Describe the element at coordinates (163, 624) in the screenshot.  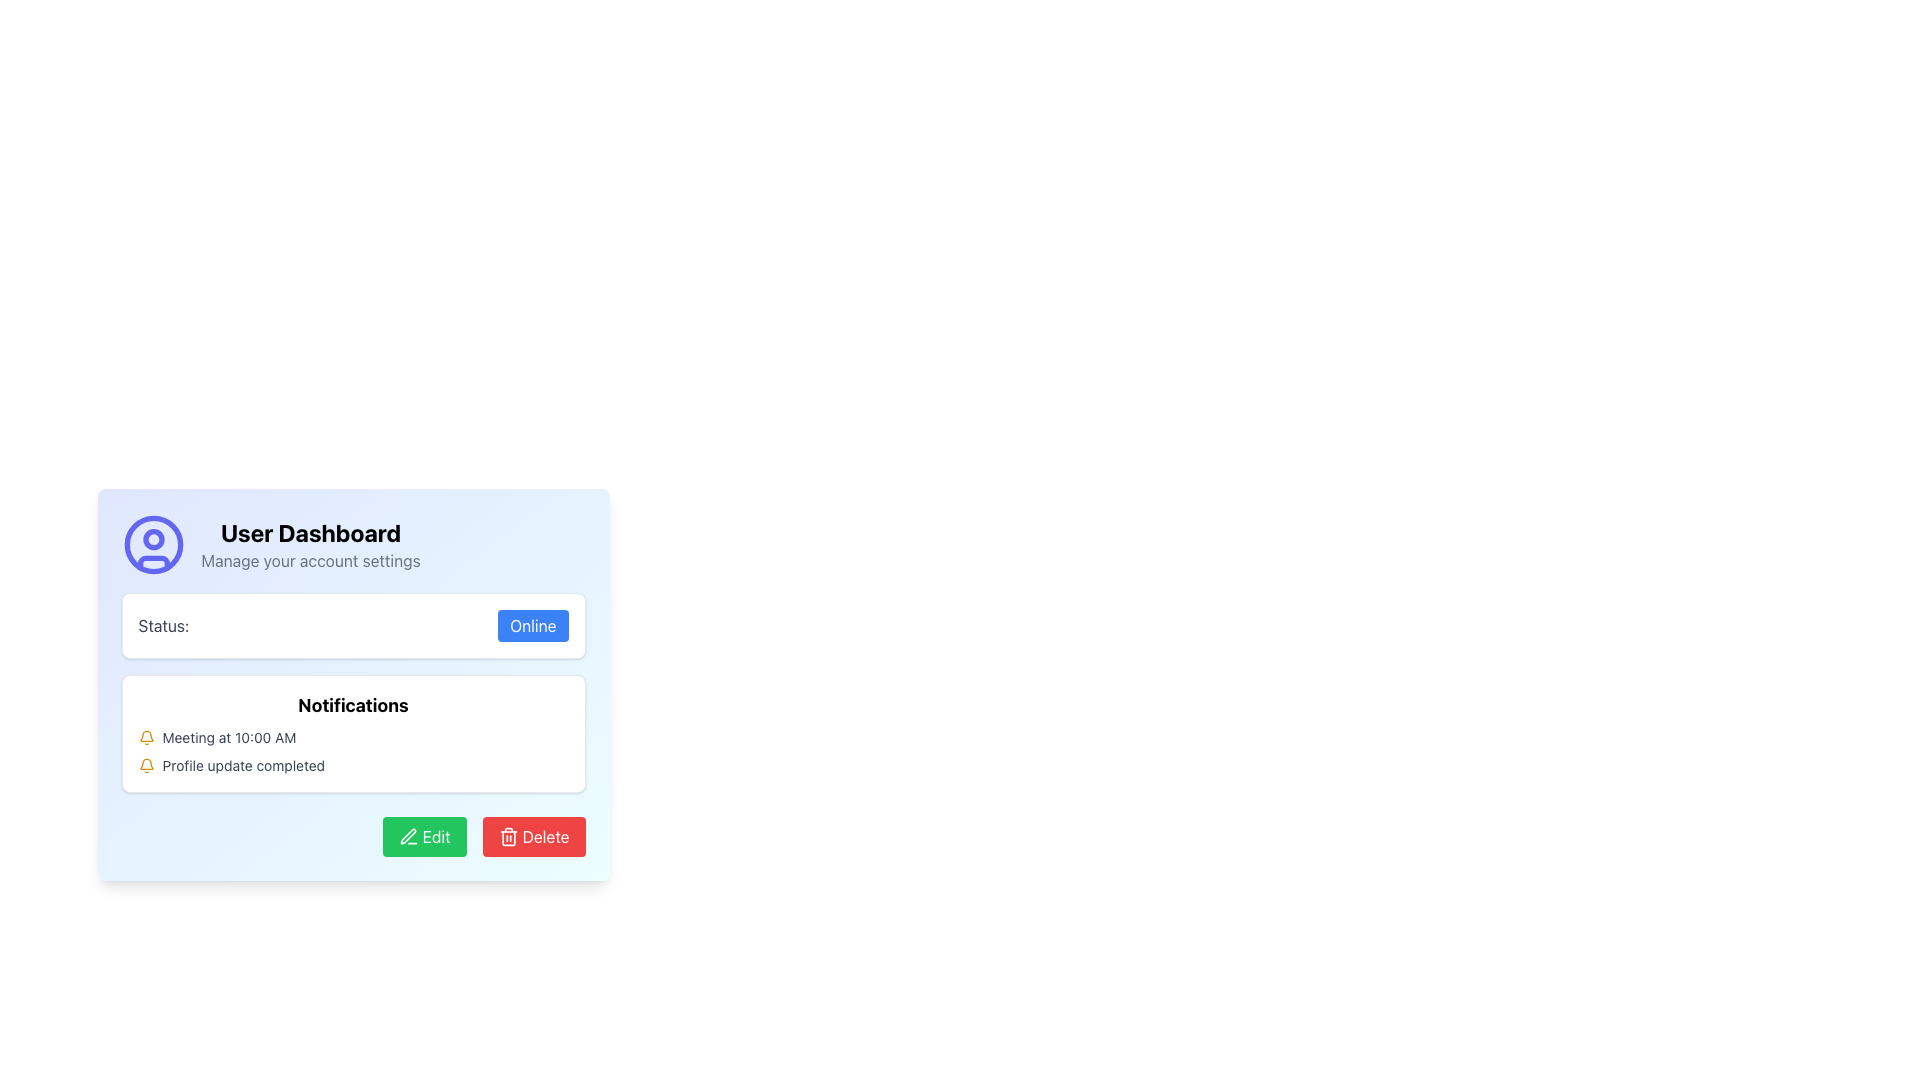
I see `the text label displaying 'Status:' in gray color located on the left side of the 'User Dashboard' card` at that location.